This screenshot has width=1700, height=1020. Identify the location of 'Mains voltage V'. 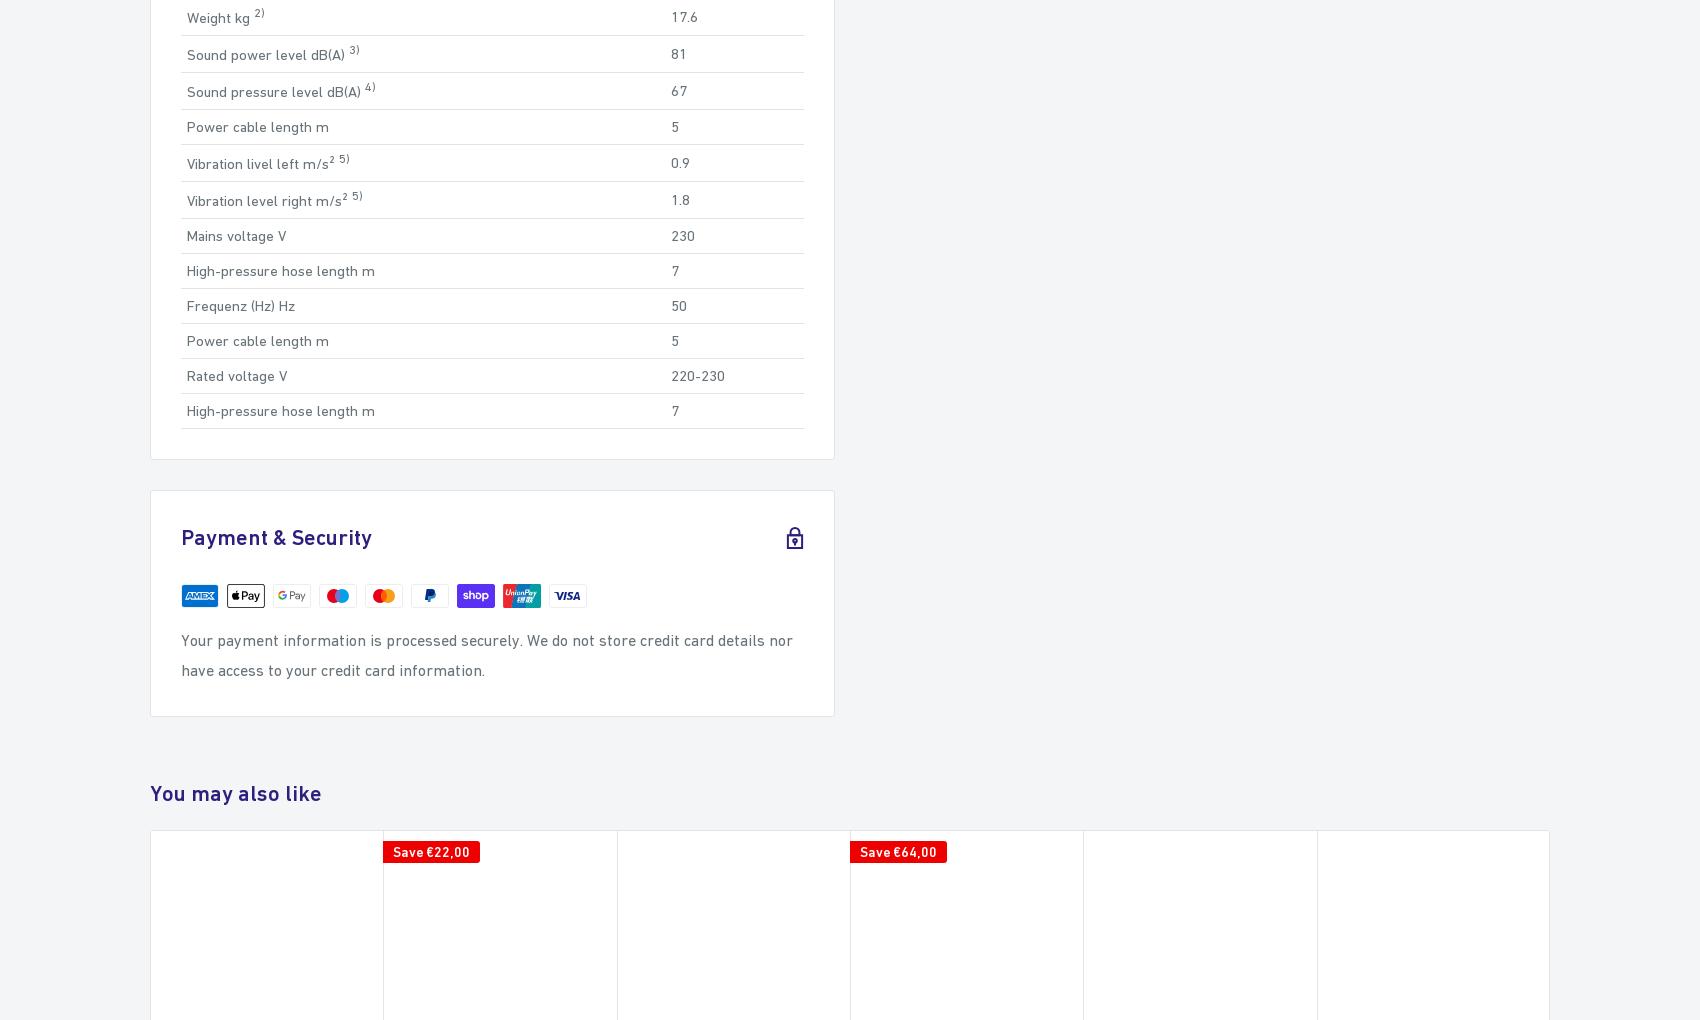
(236, 235).